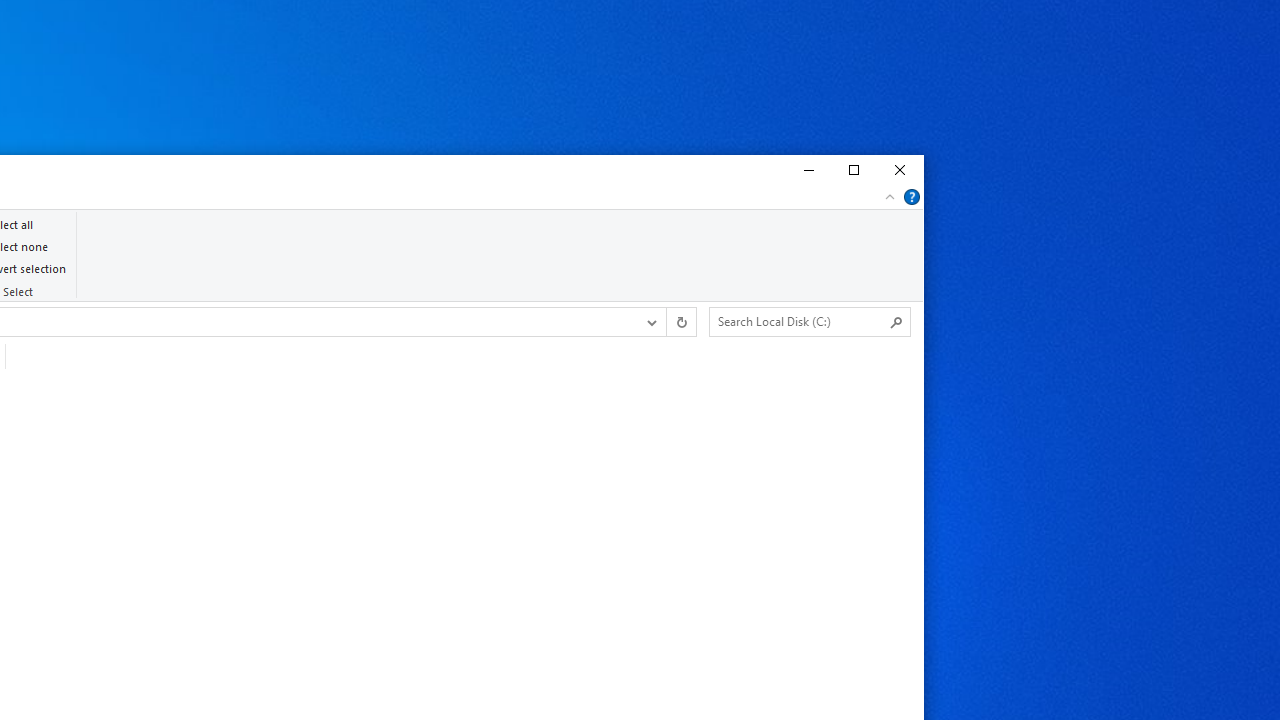 Image resolution: width=1280 pixels, height=720 pixels. What do you see at coordinates (650, 320) in the screenshot?
I see `'Previous Locations'` at bounding box center [650, 320].